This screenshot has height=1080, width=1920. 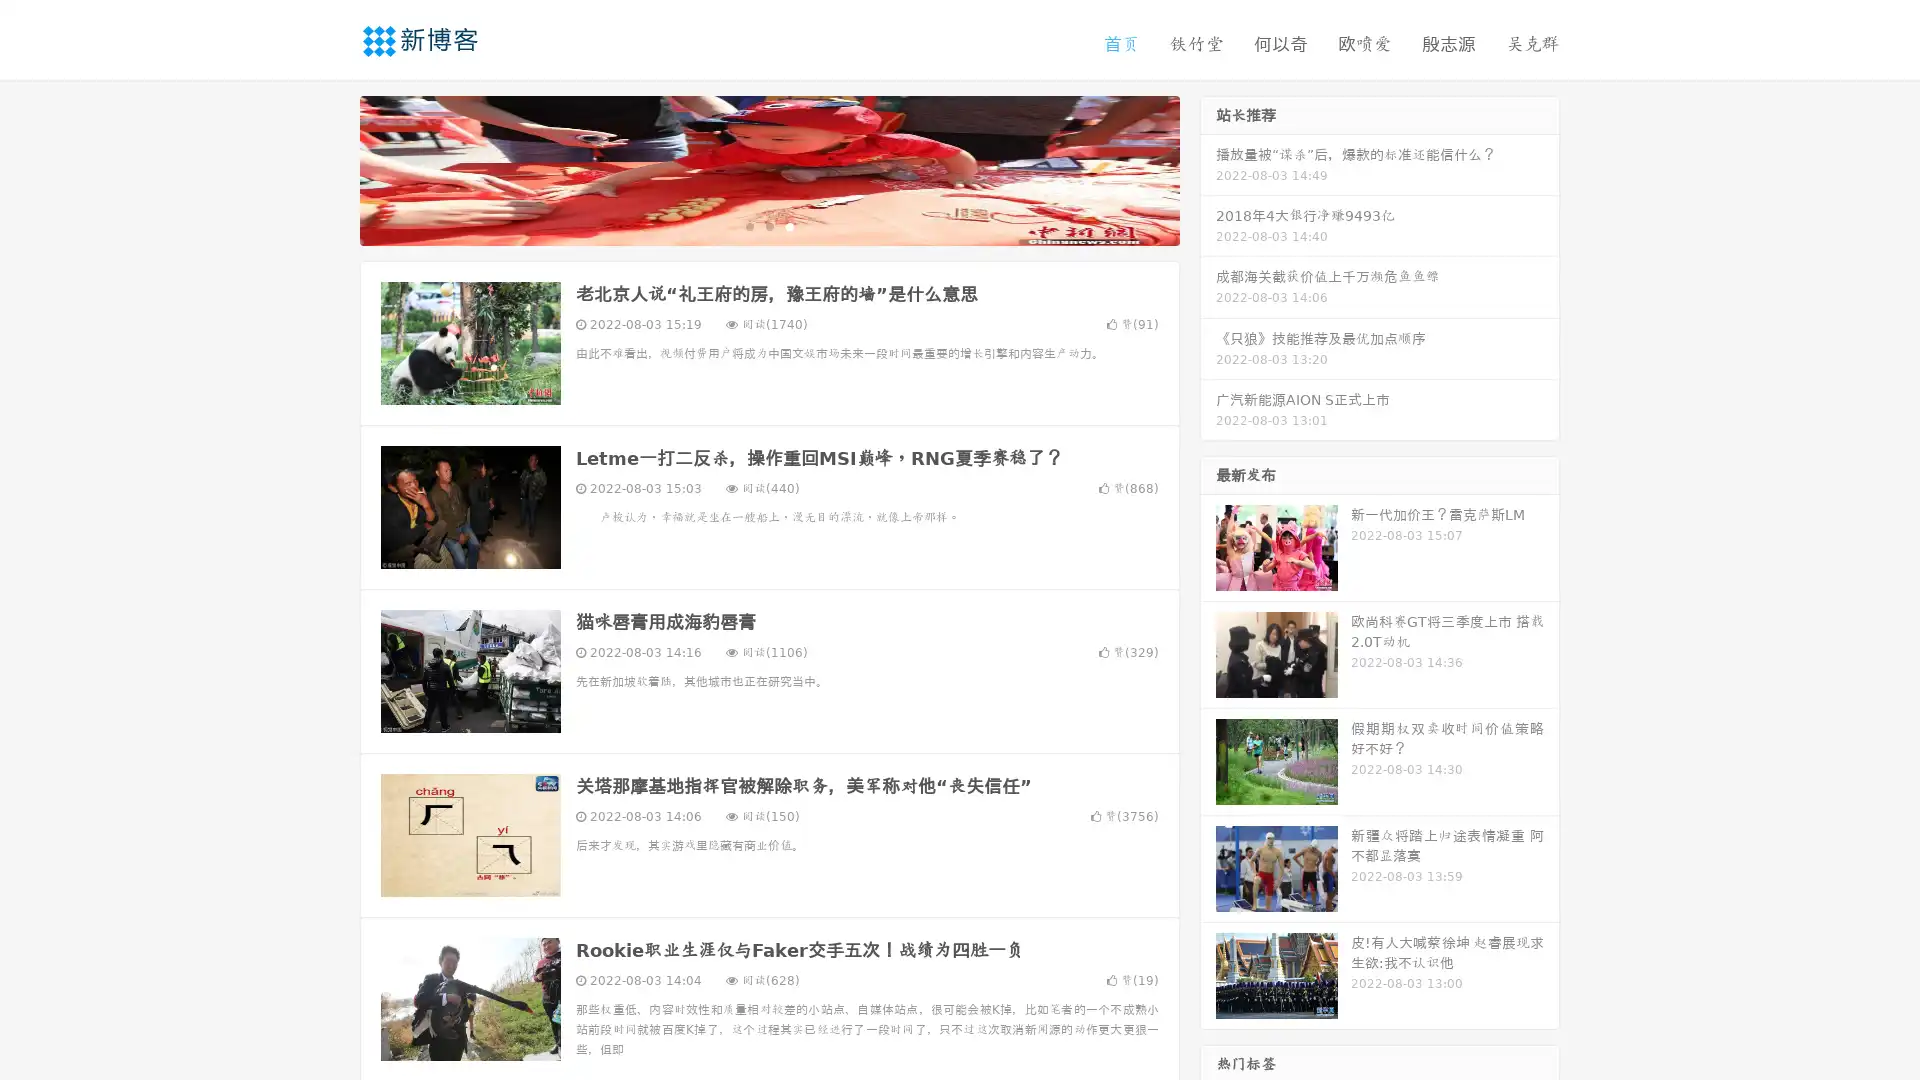 What do you see at coordinates (1208, 168) in the screenshot?
I see `Next slide` at bounding box center [1208, 168].